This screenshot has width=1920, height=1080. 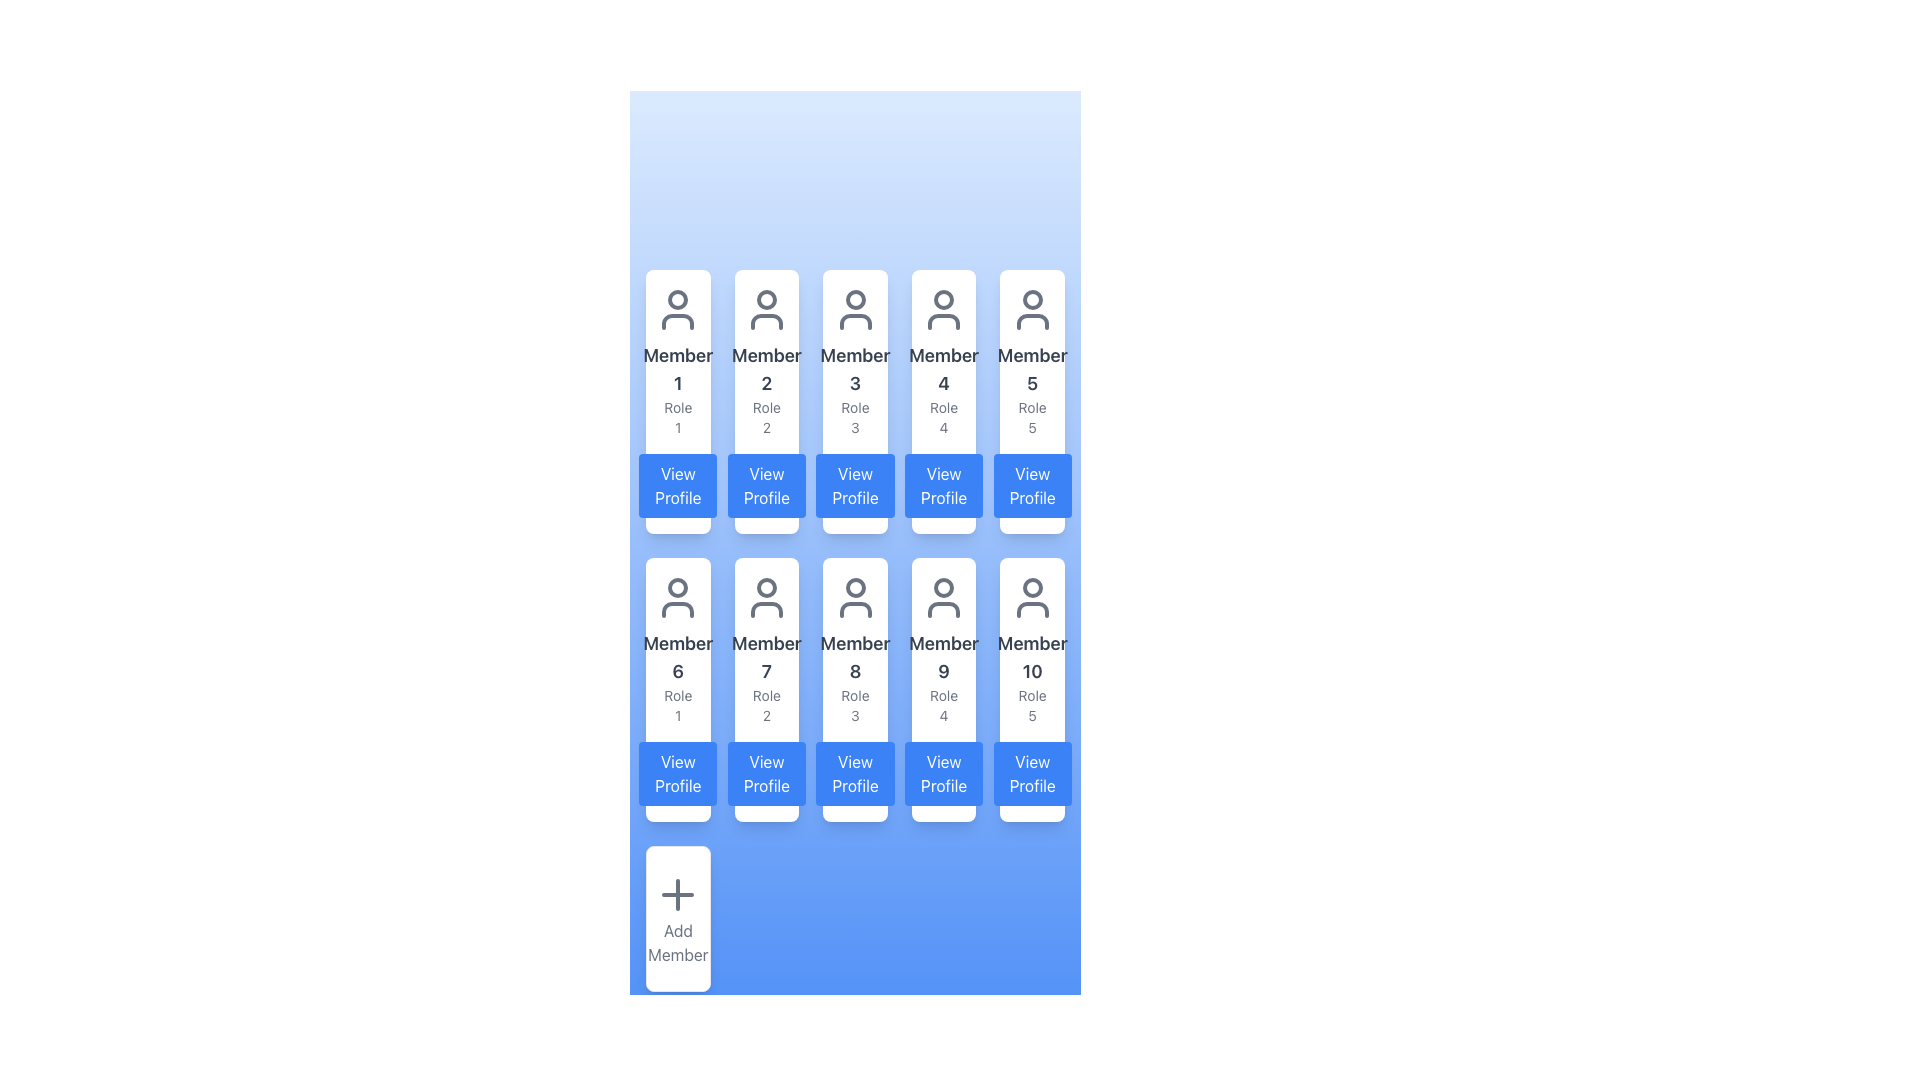 I want to click on the static text label displaying 'Member 10' in bold gray font, located within the user profile card for 'Member 10', situated in the second row and fifth column of the layout, so click(x=1032, y=658).